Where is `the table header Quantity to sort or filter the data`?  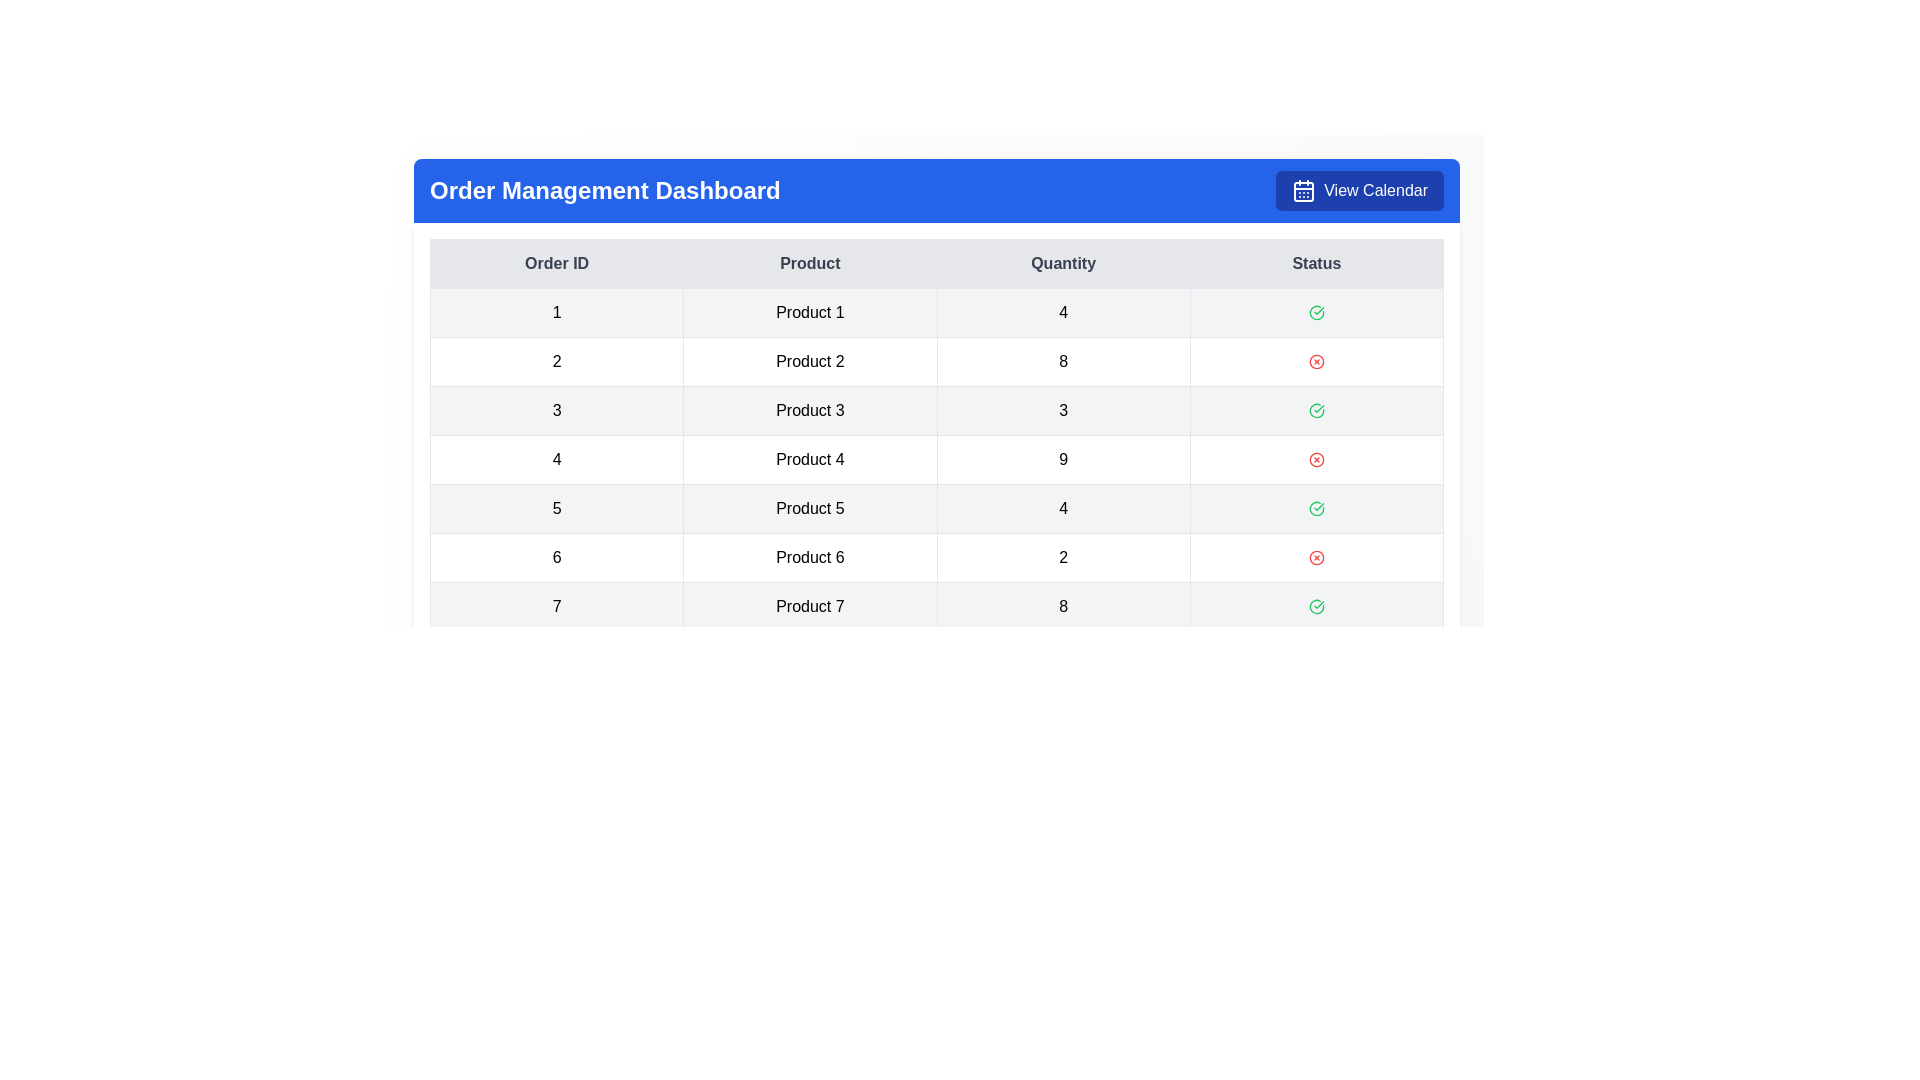 the table header Quantity to sort or filter the data is located at coordinates (1062, 262).